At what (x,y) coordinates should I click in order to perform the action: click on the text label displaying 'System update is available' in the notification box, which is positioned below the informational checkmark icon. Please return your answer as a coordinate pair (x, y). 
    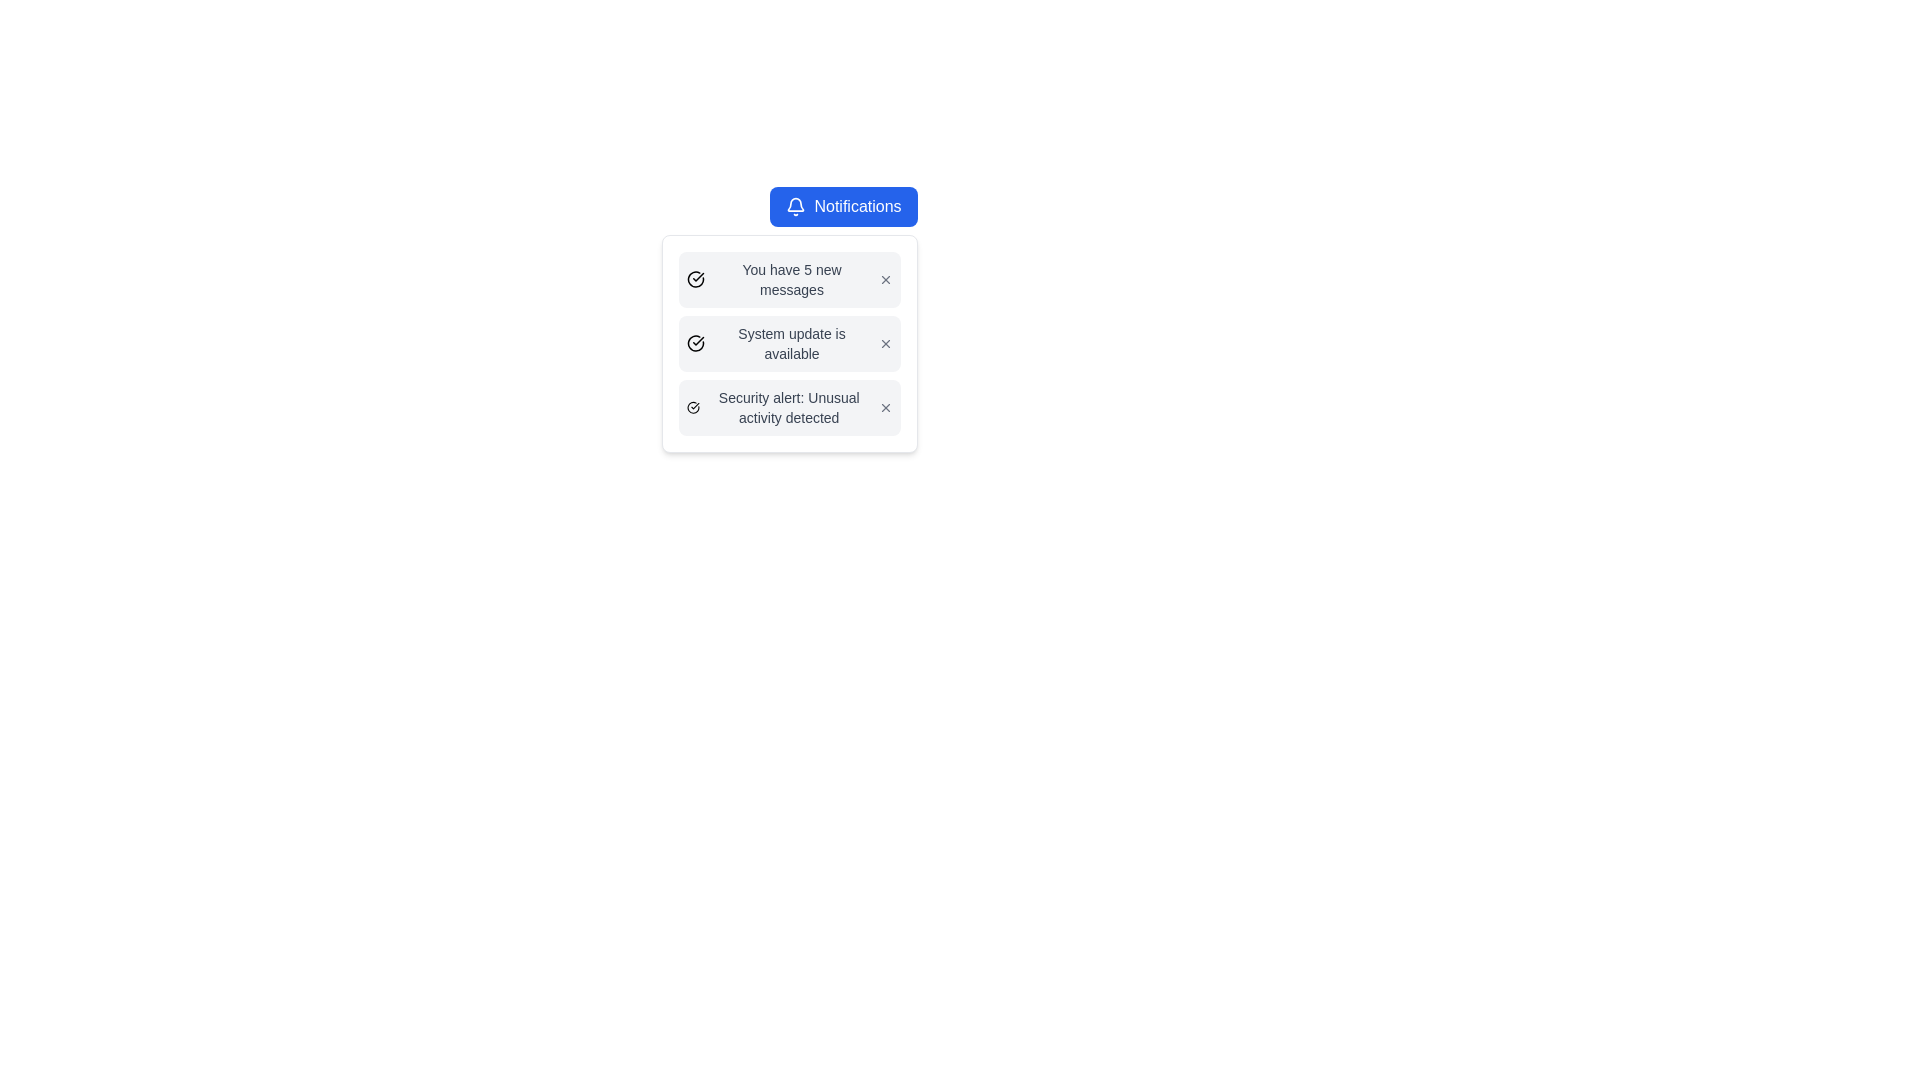
    Looking at the image, I should click on (791, 342).